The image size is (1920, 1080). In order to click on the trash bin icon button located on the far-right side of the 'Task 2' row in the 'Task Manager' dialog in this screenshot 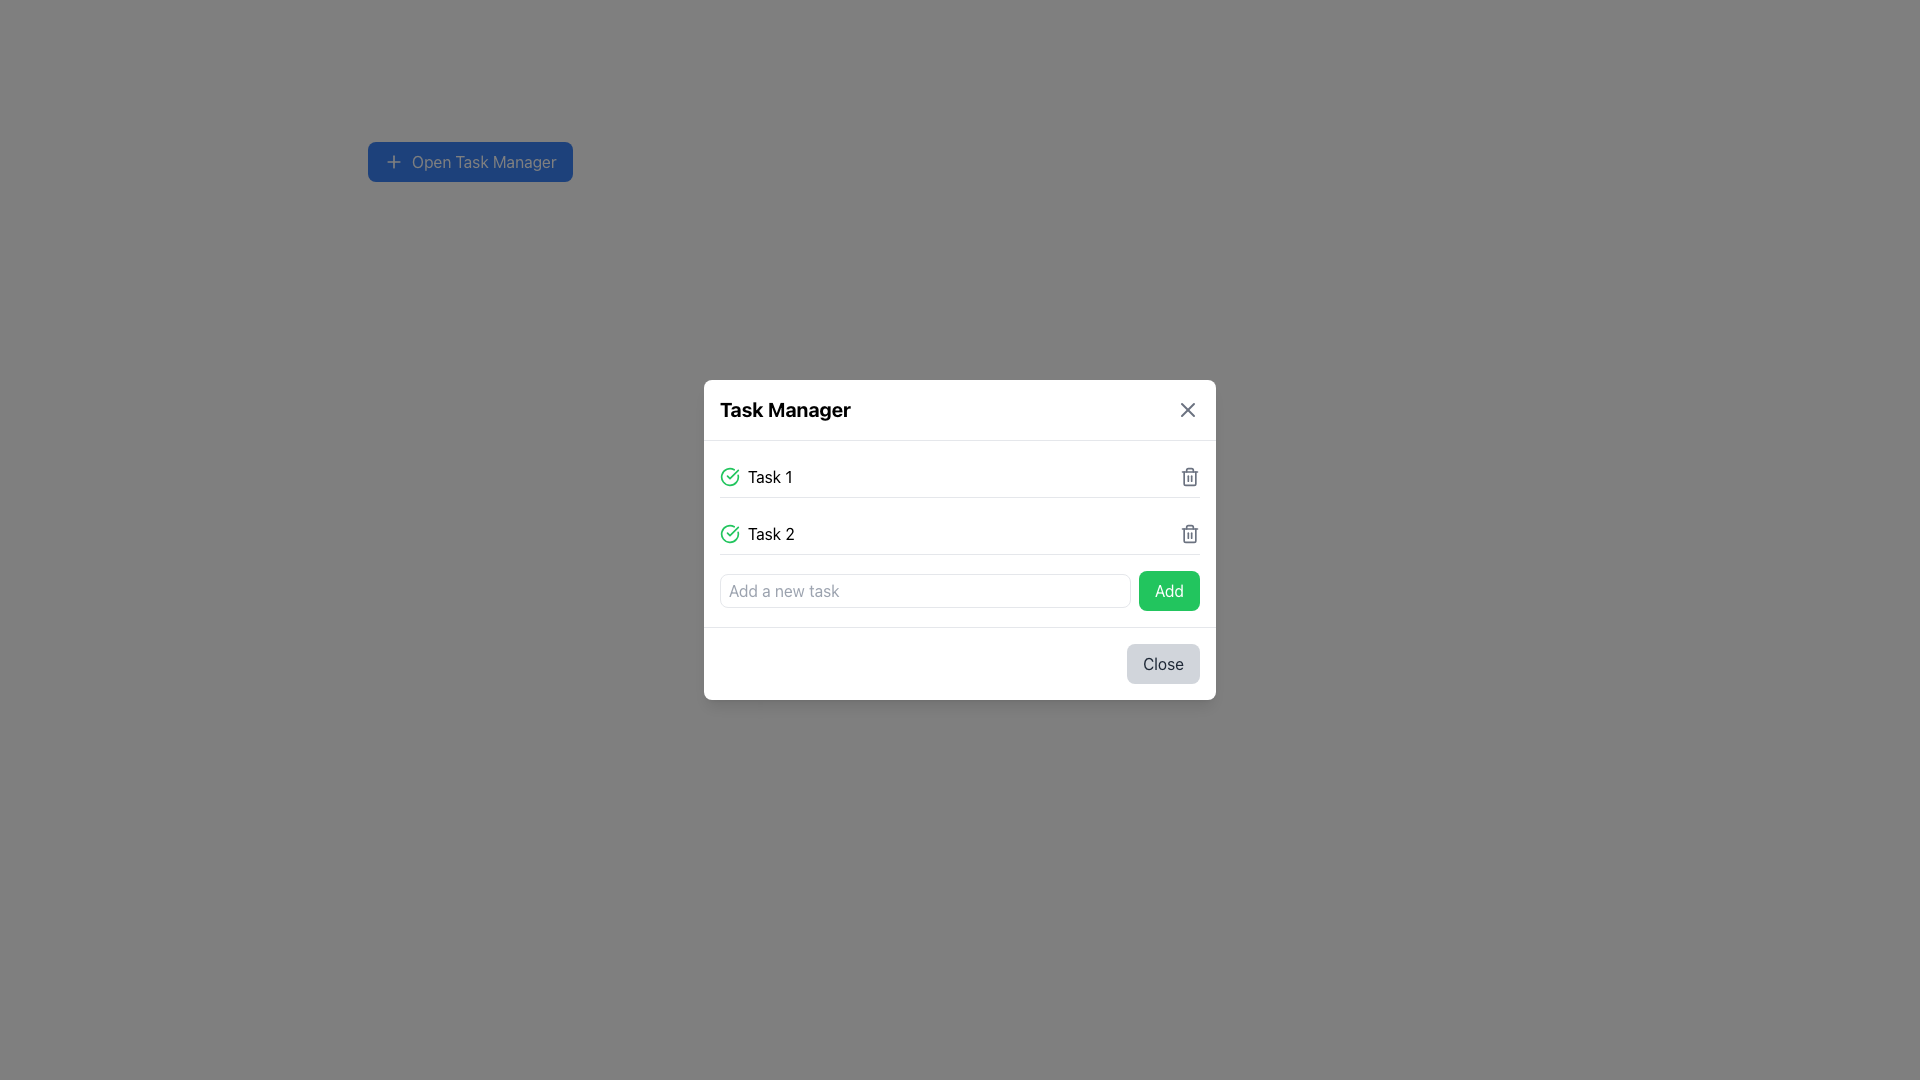, I will do `click(1190, 532)`.